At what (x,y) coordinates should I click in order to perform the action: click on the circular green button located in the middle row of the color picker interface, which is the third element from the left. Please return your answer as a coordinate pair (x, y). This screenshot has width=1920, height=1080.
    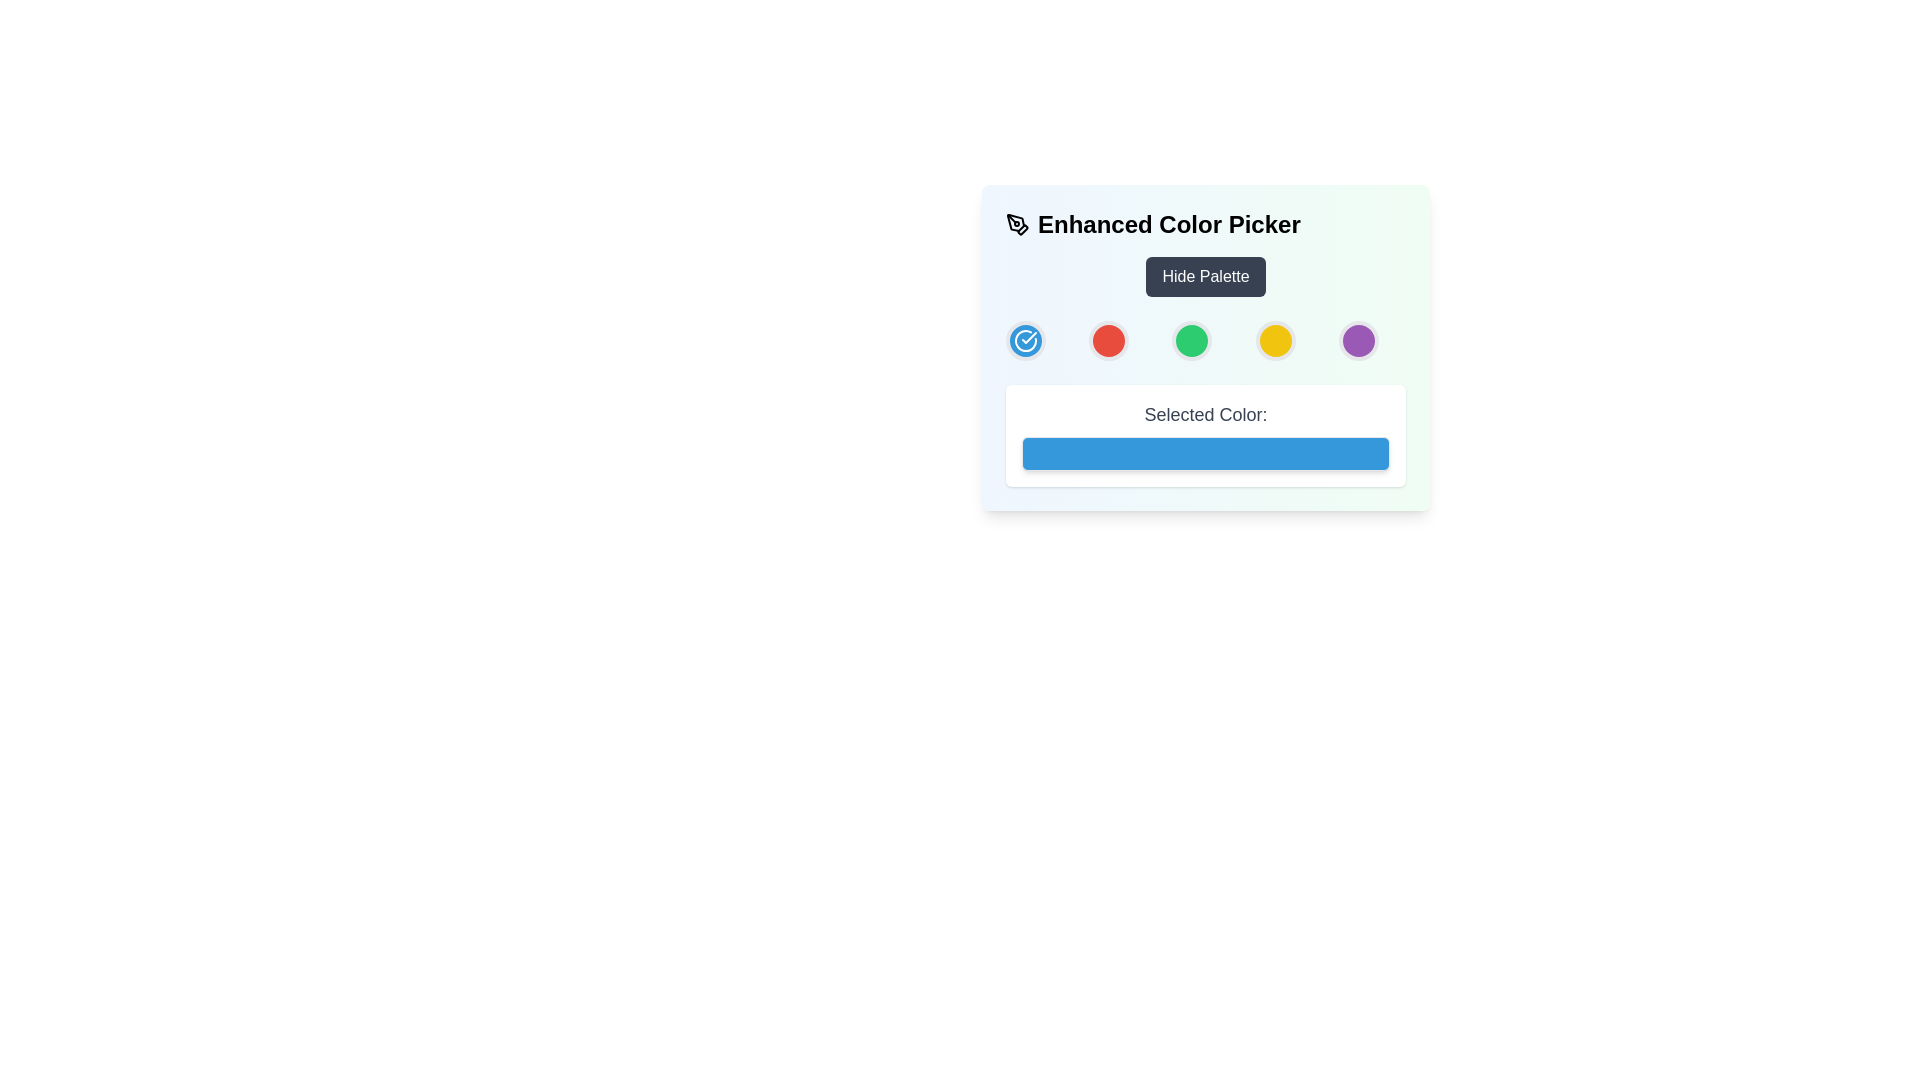
    Looking at the image, I should click on (1192, 339).